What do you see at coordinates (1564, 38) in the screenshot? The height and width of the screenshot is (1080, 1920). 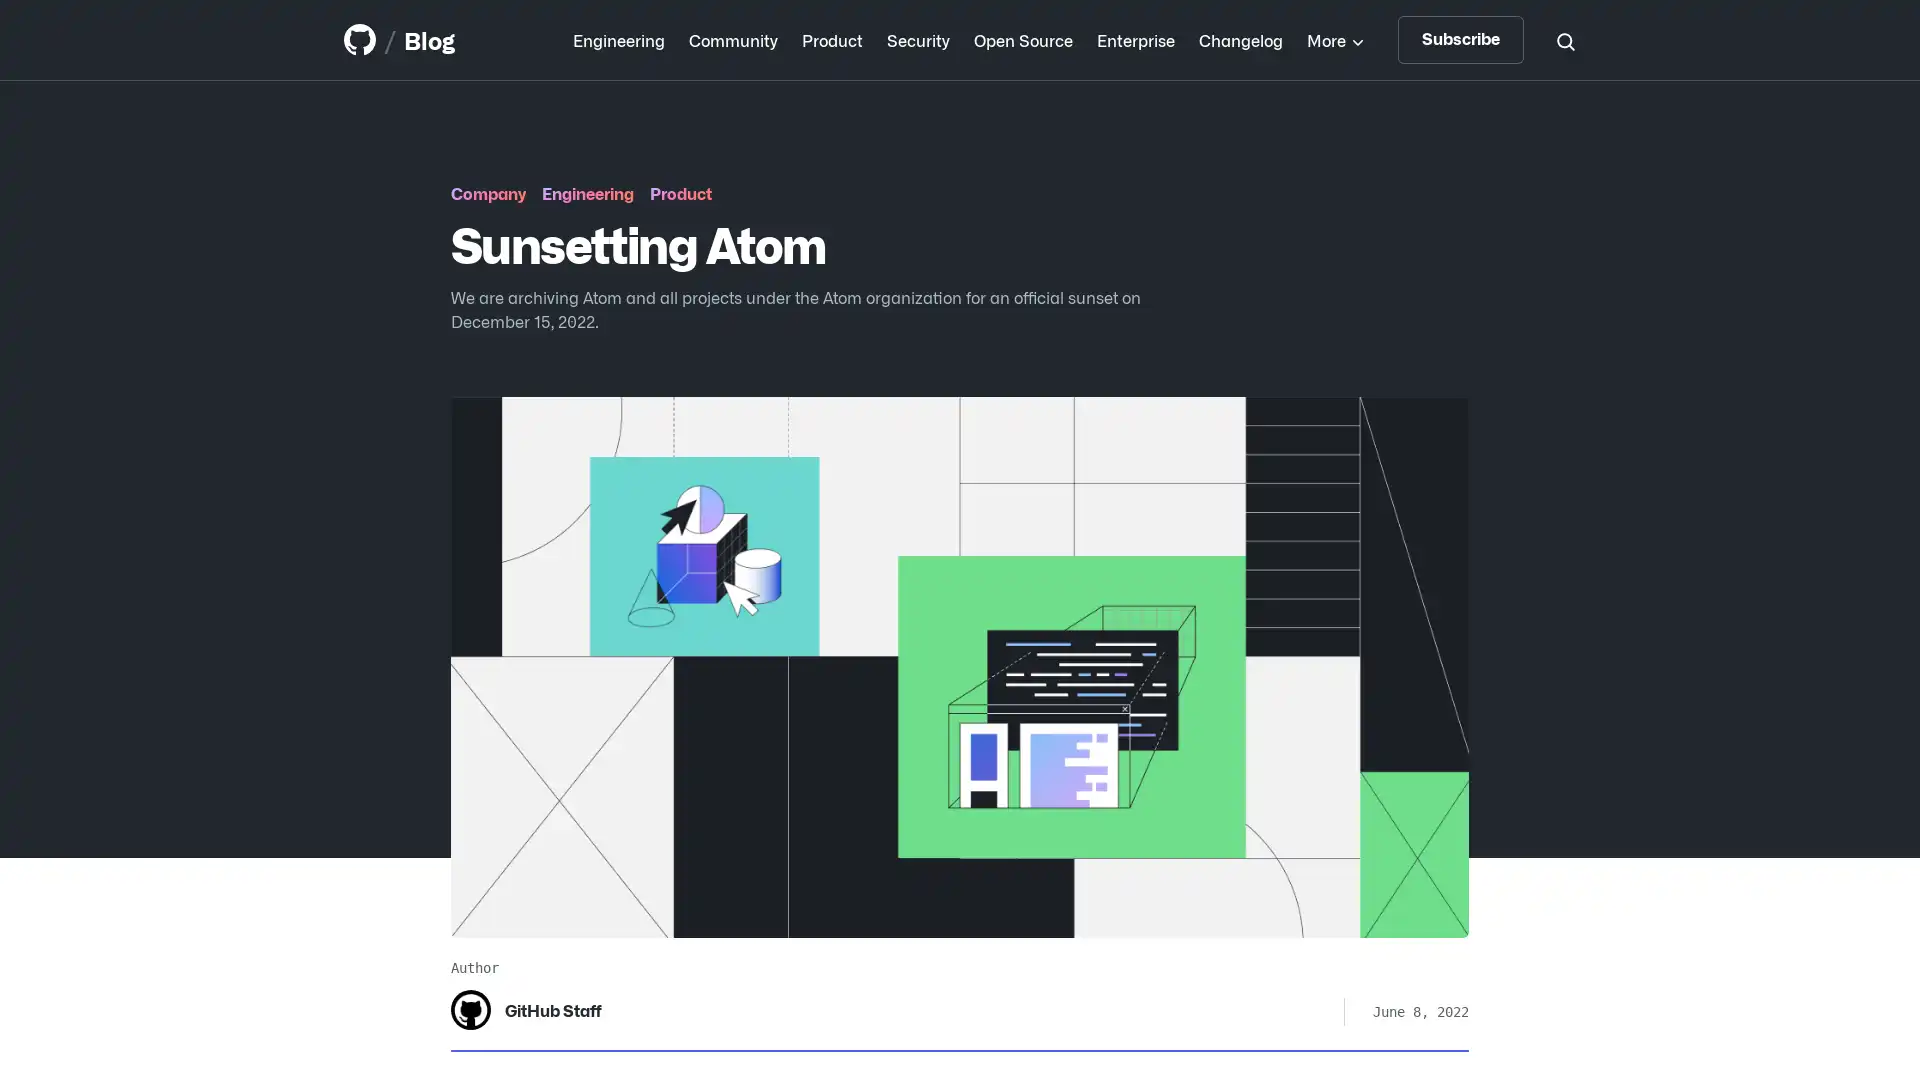 I see `Search toggle` at bounding box center [1564, 38].